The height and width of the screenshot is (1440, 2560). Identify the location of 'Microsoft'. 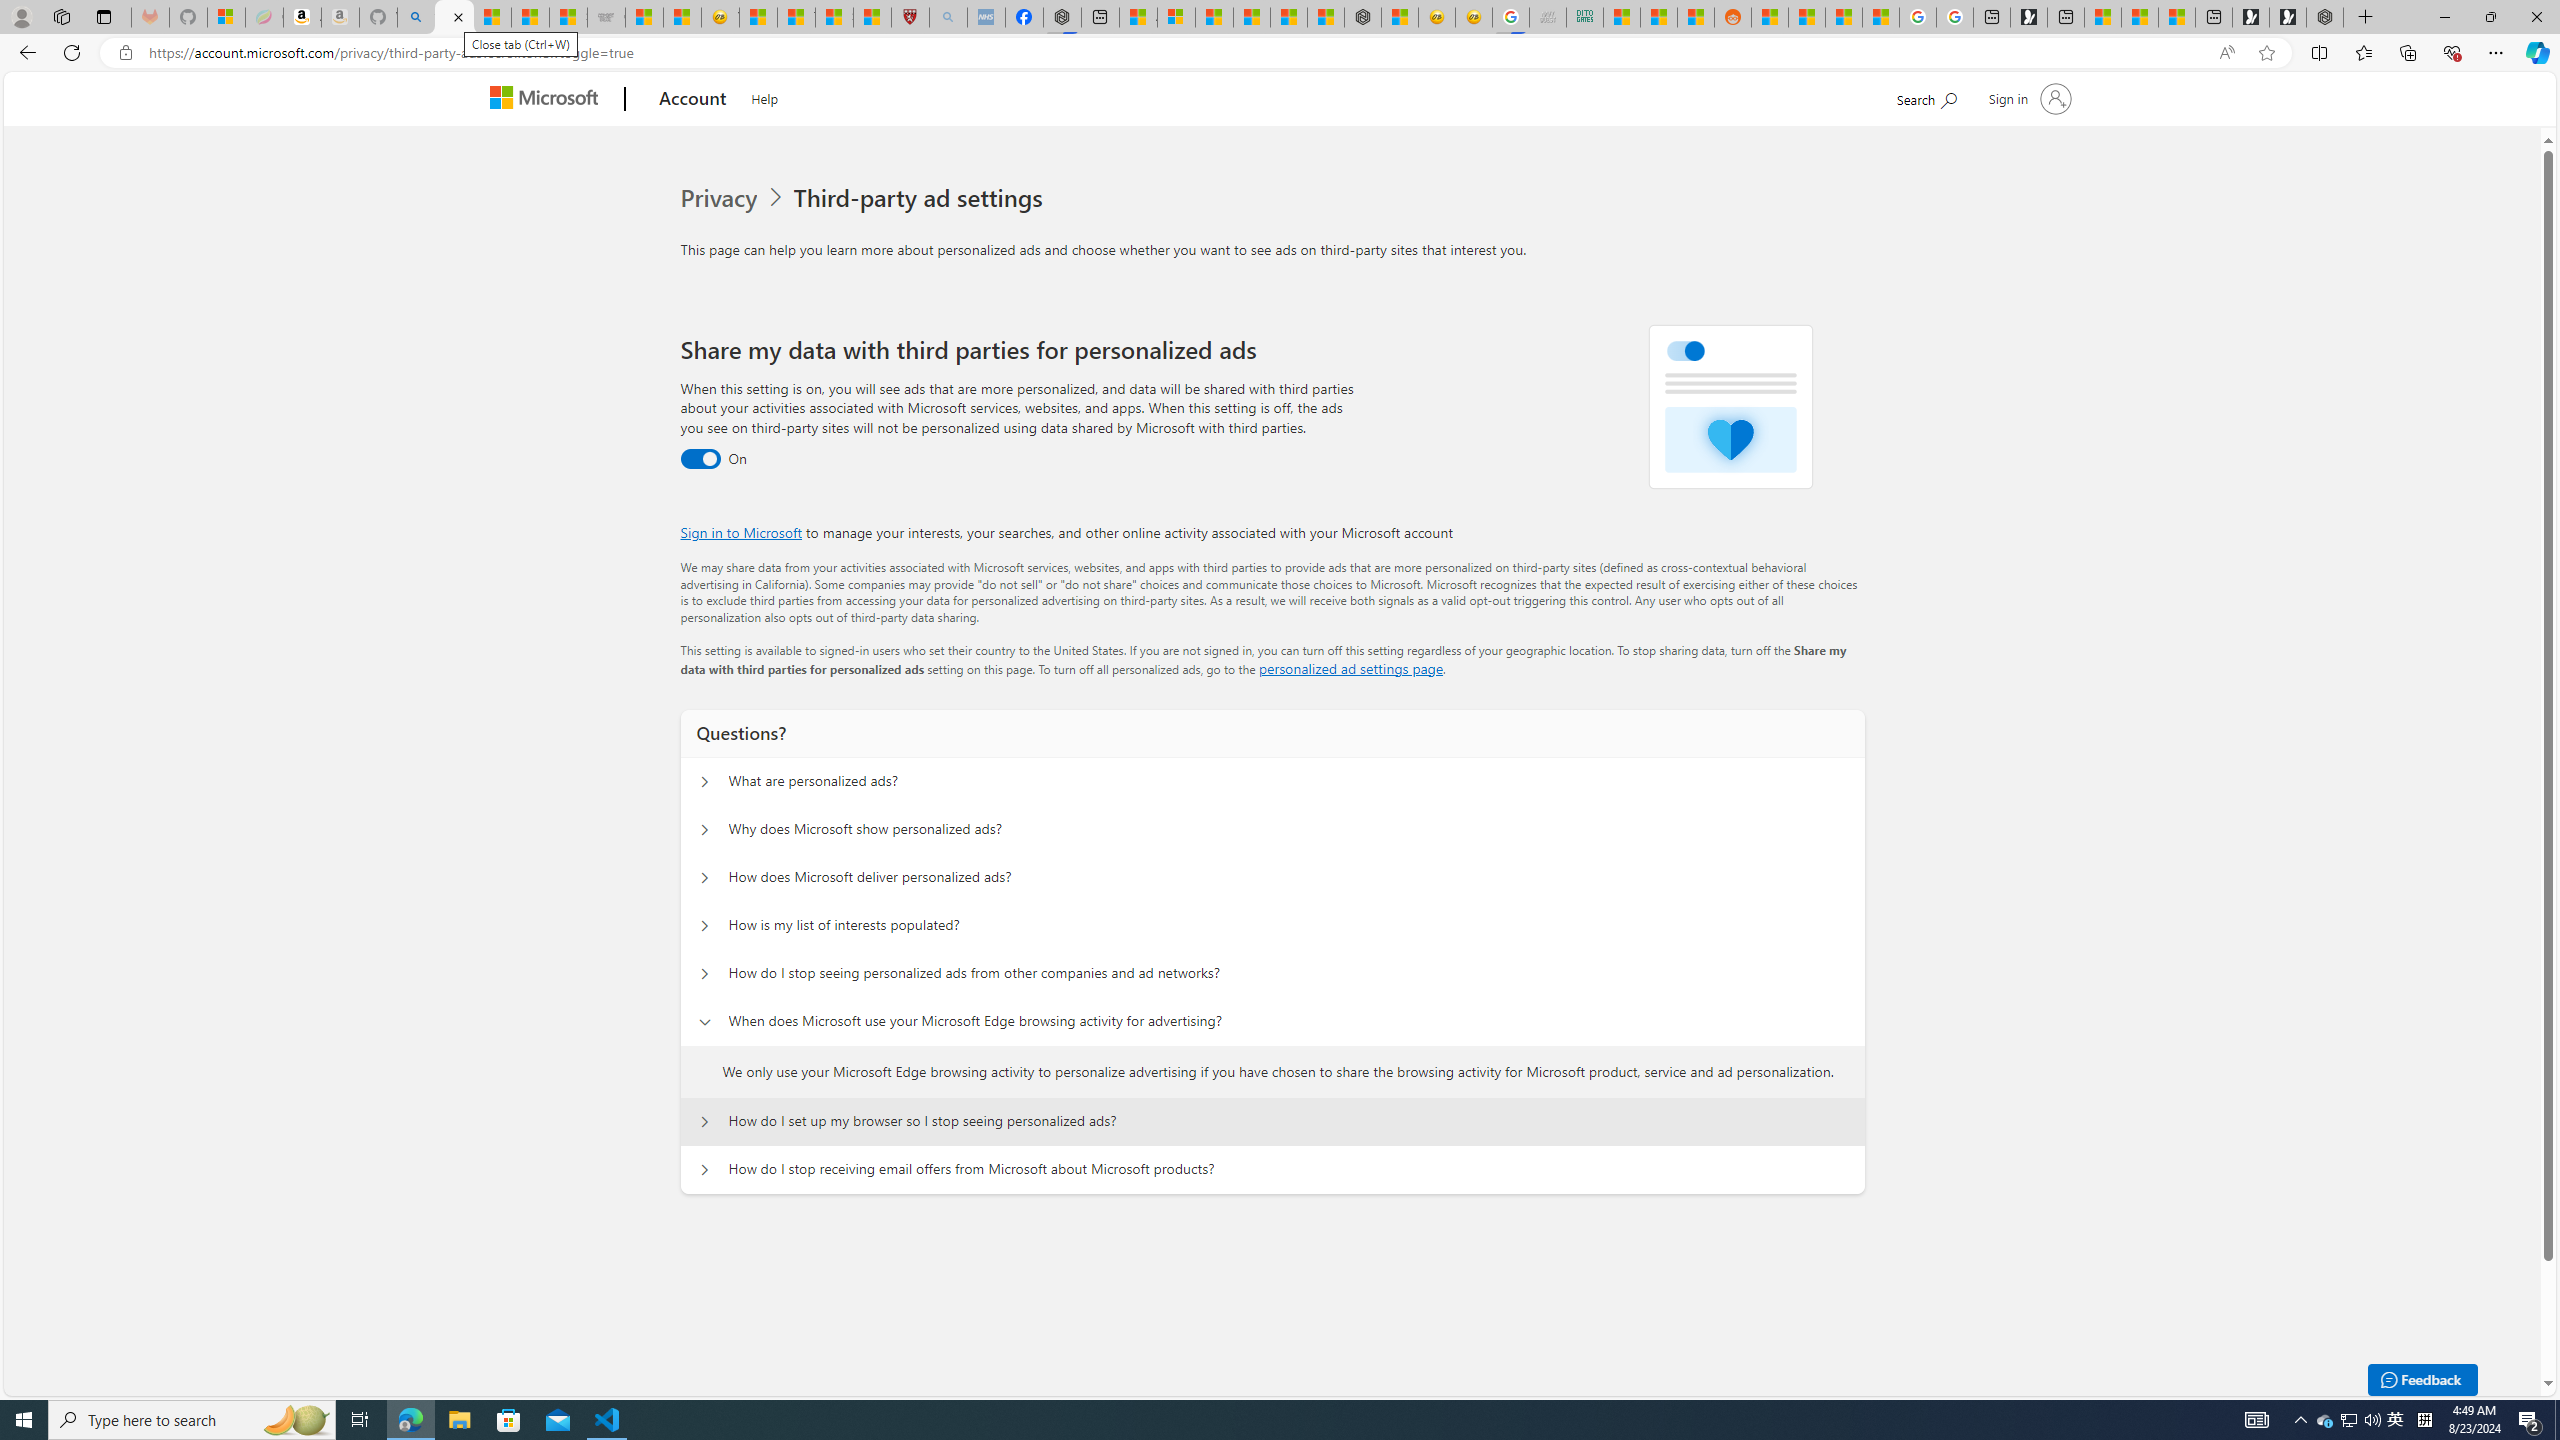
(549, 99).